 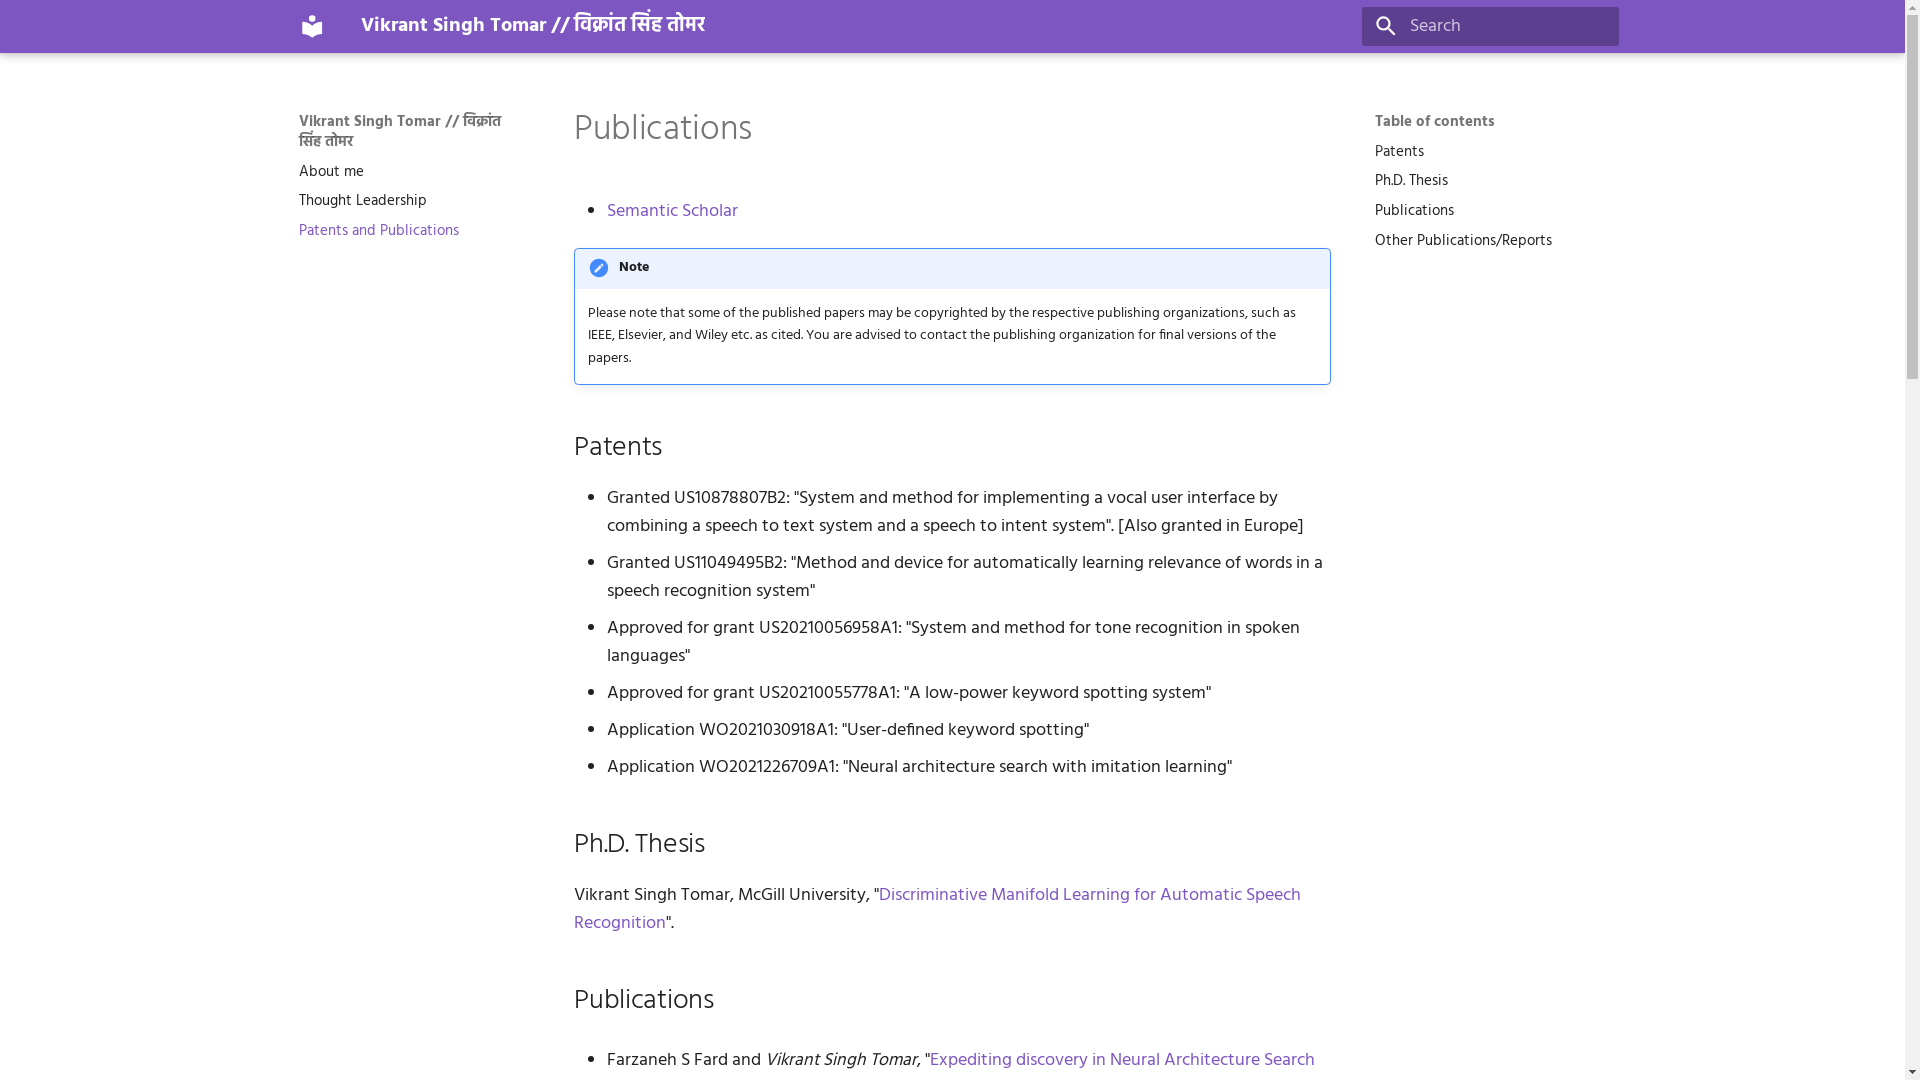 What do you see at coordinates (1488, 239) in the screenshot?
I see `'Other Publications/Reports'` at bounding box center [1488, 239].